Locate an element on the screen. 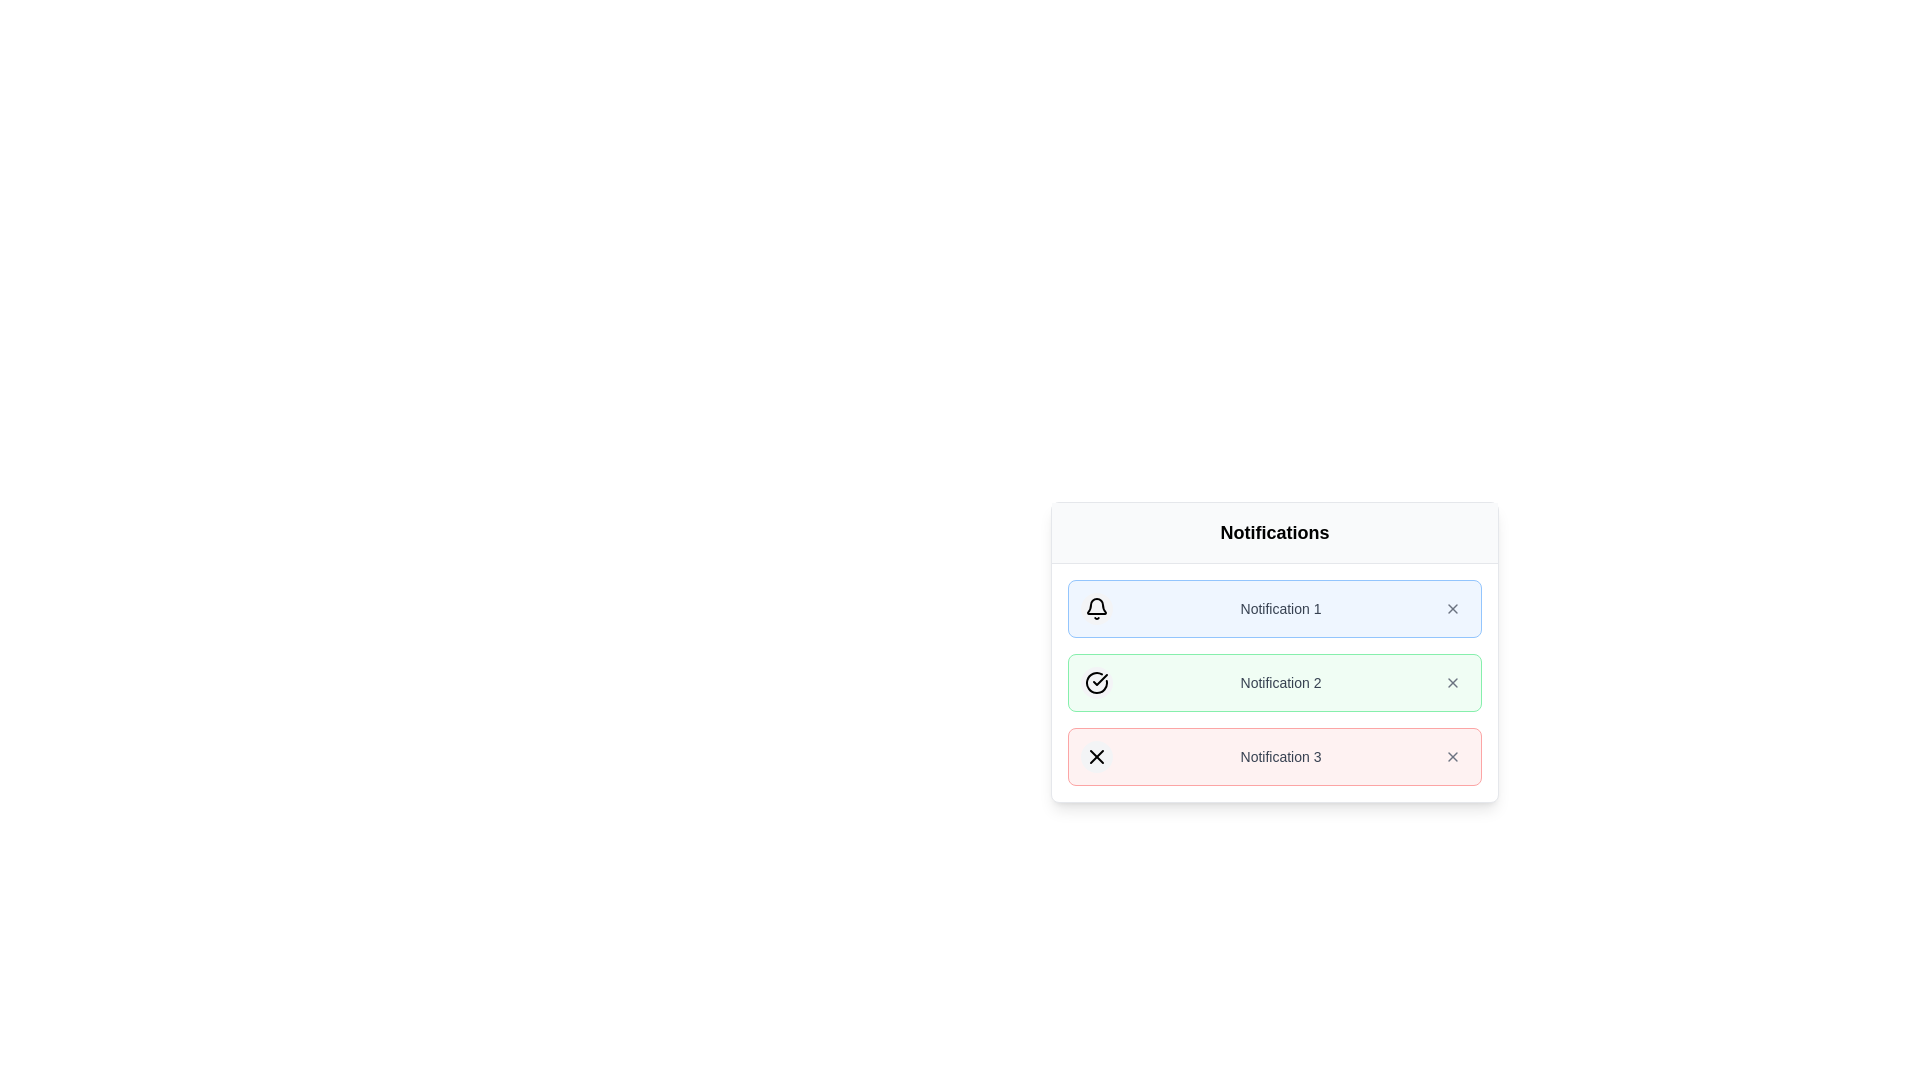  the Notification Card displaying the message 'Notification 3', which is the third item in a vertical stack of notification cards is located at coordinates (1274, 756).